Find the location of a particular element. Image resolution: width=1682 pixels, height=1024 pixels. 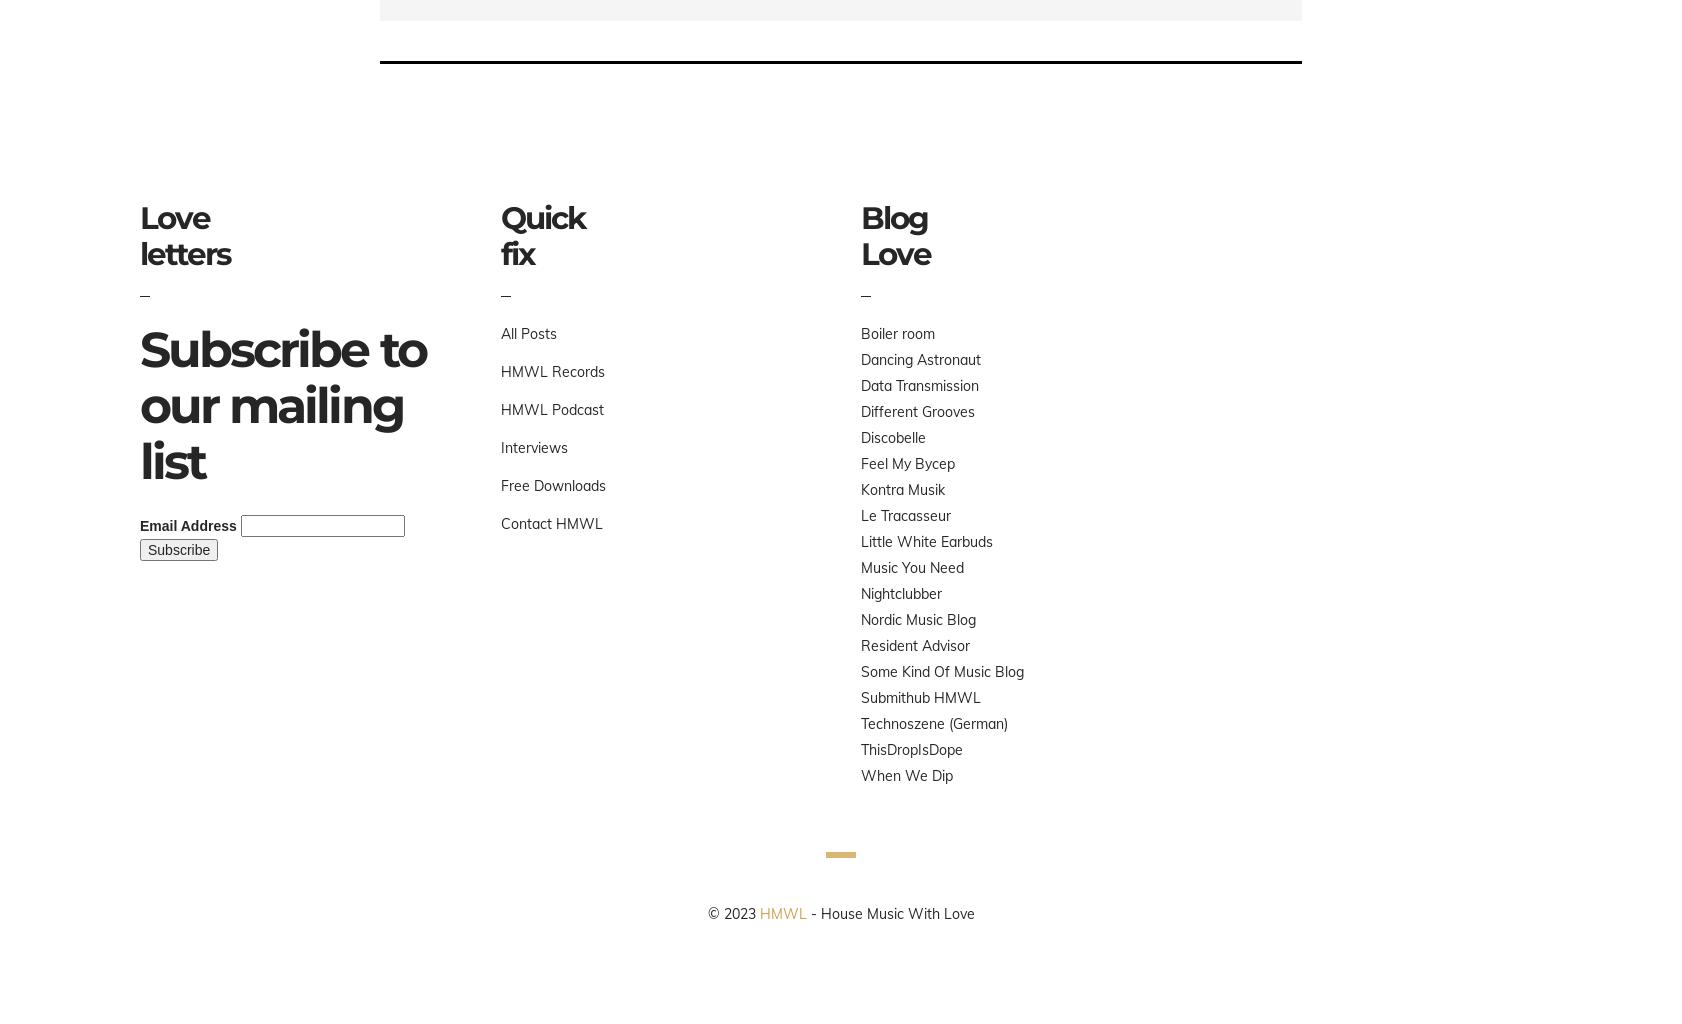

'All Posts' is located at coordinates (527, 333).